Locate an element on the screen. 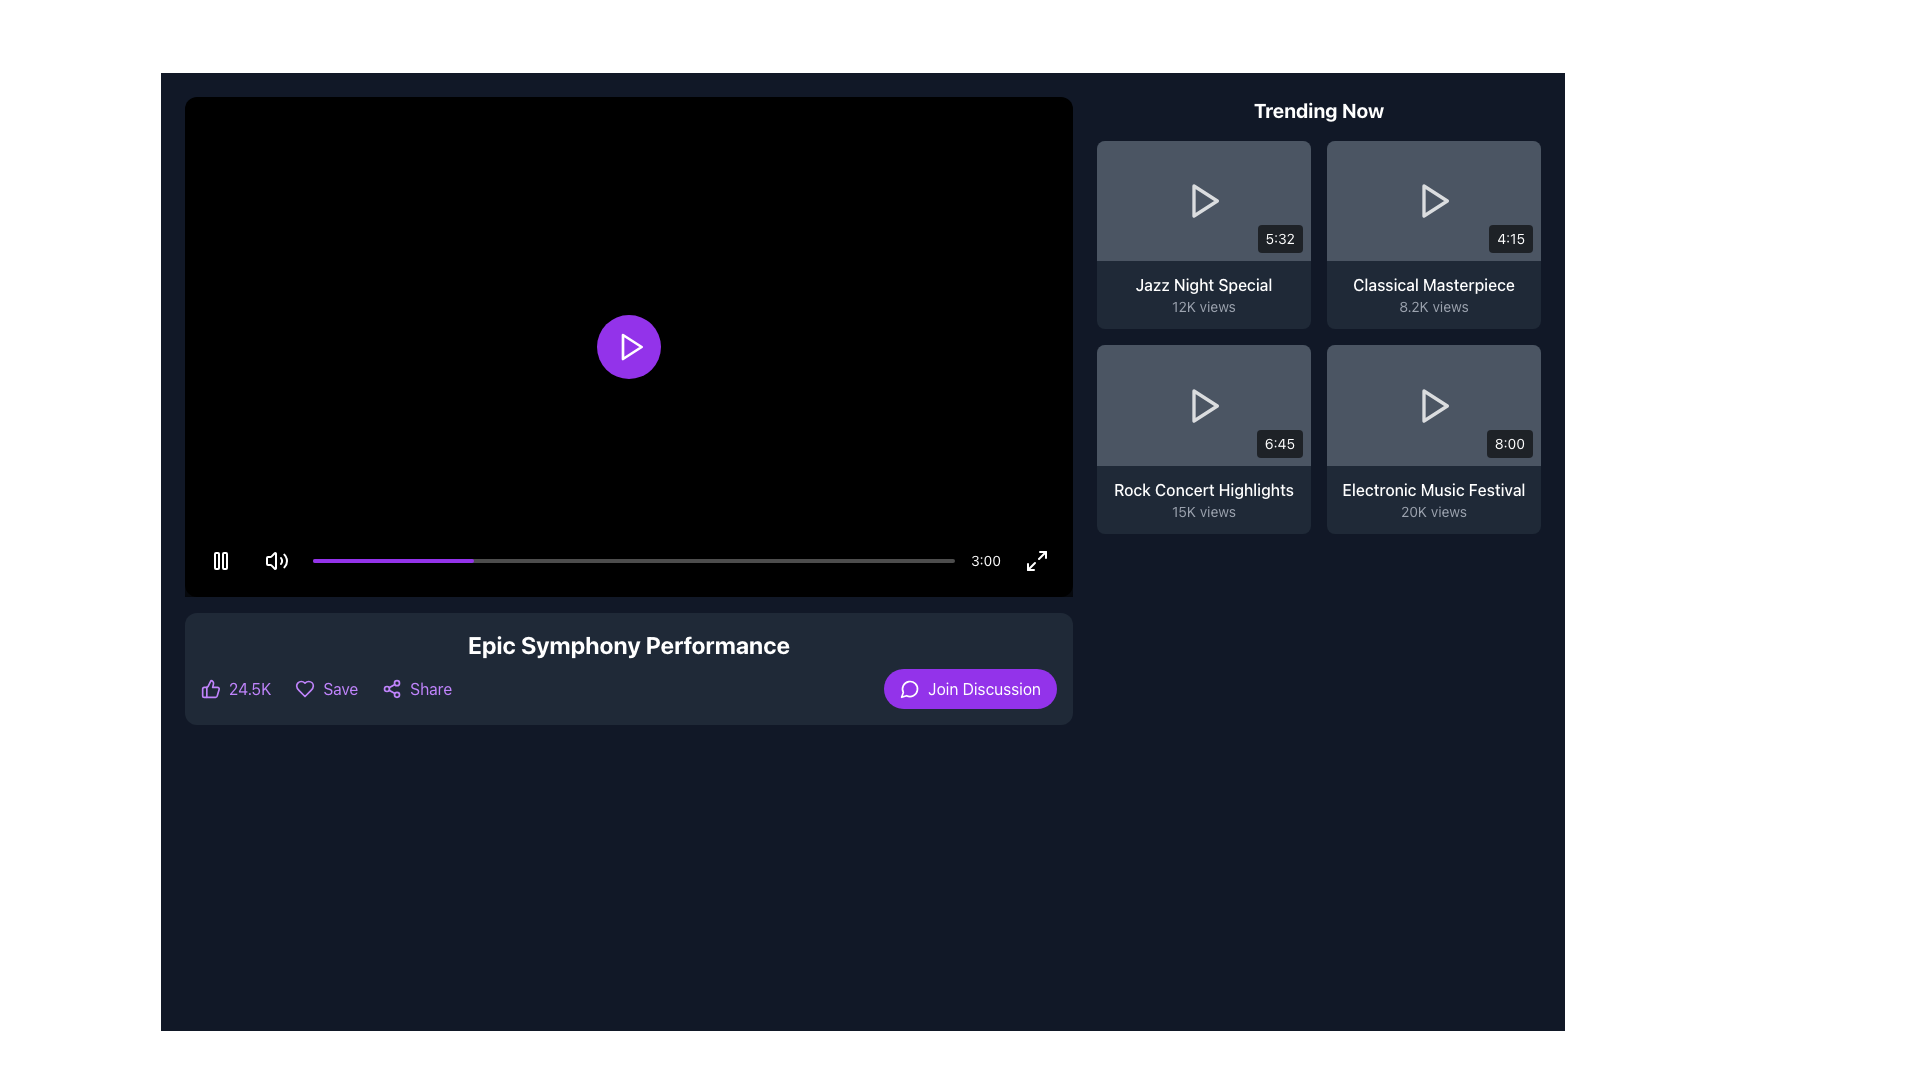  text displayed in the 'Trending Now' section for the video titled 'Jazz Night Special', which includes the title and view count is located at coordinates (1203, 294).